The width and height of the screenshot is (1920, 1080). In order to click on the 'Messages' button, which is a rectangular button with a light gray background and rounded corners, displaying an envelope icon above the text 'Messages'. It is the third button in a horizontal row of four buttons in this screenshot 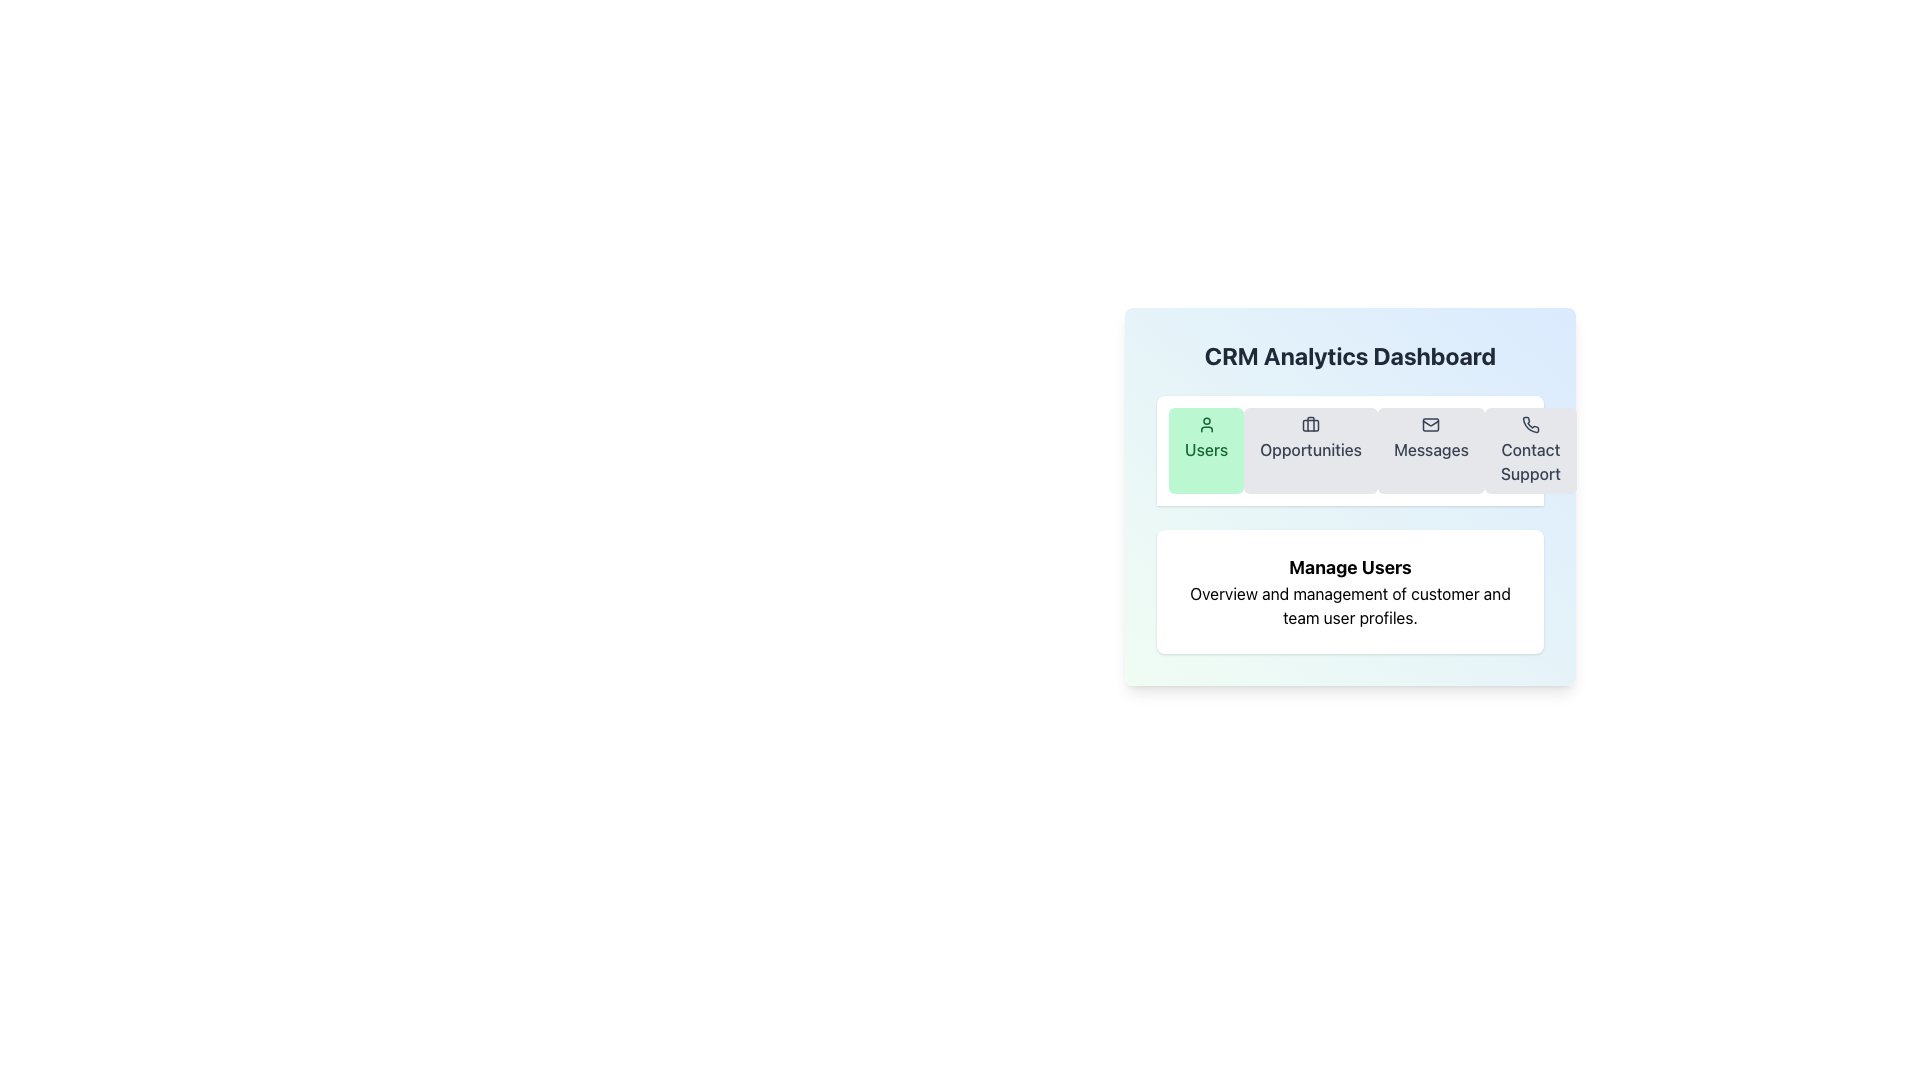, I will do `click(1430, 451)`.